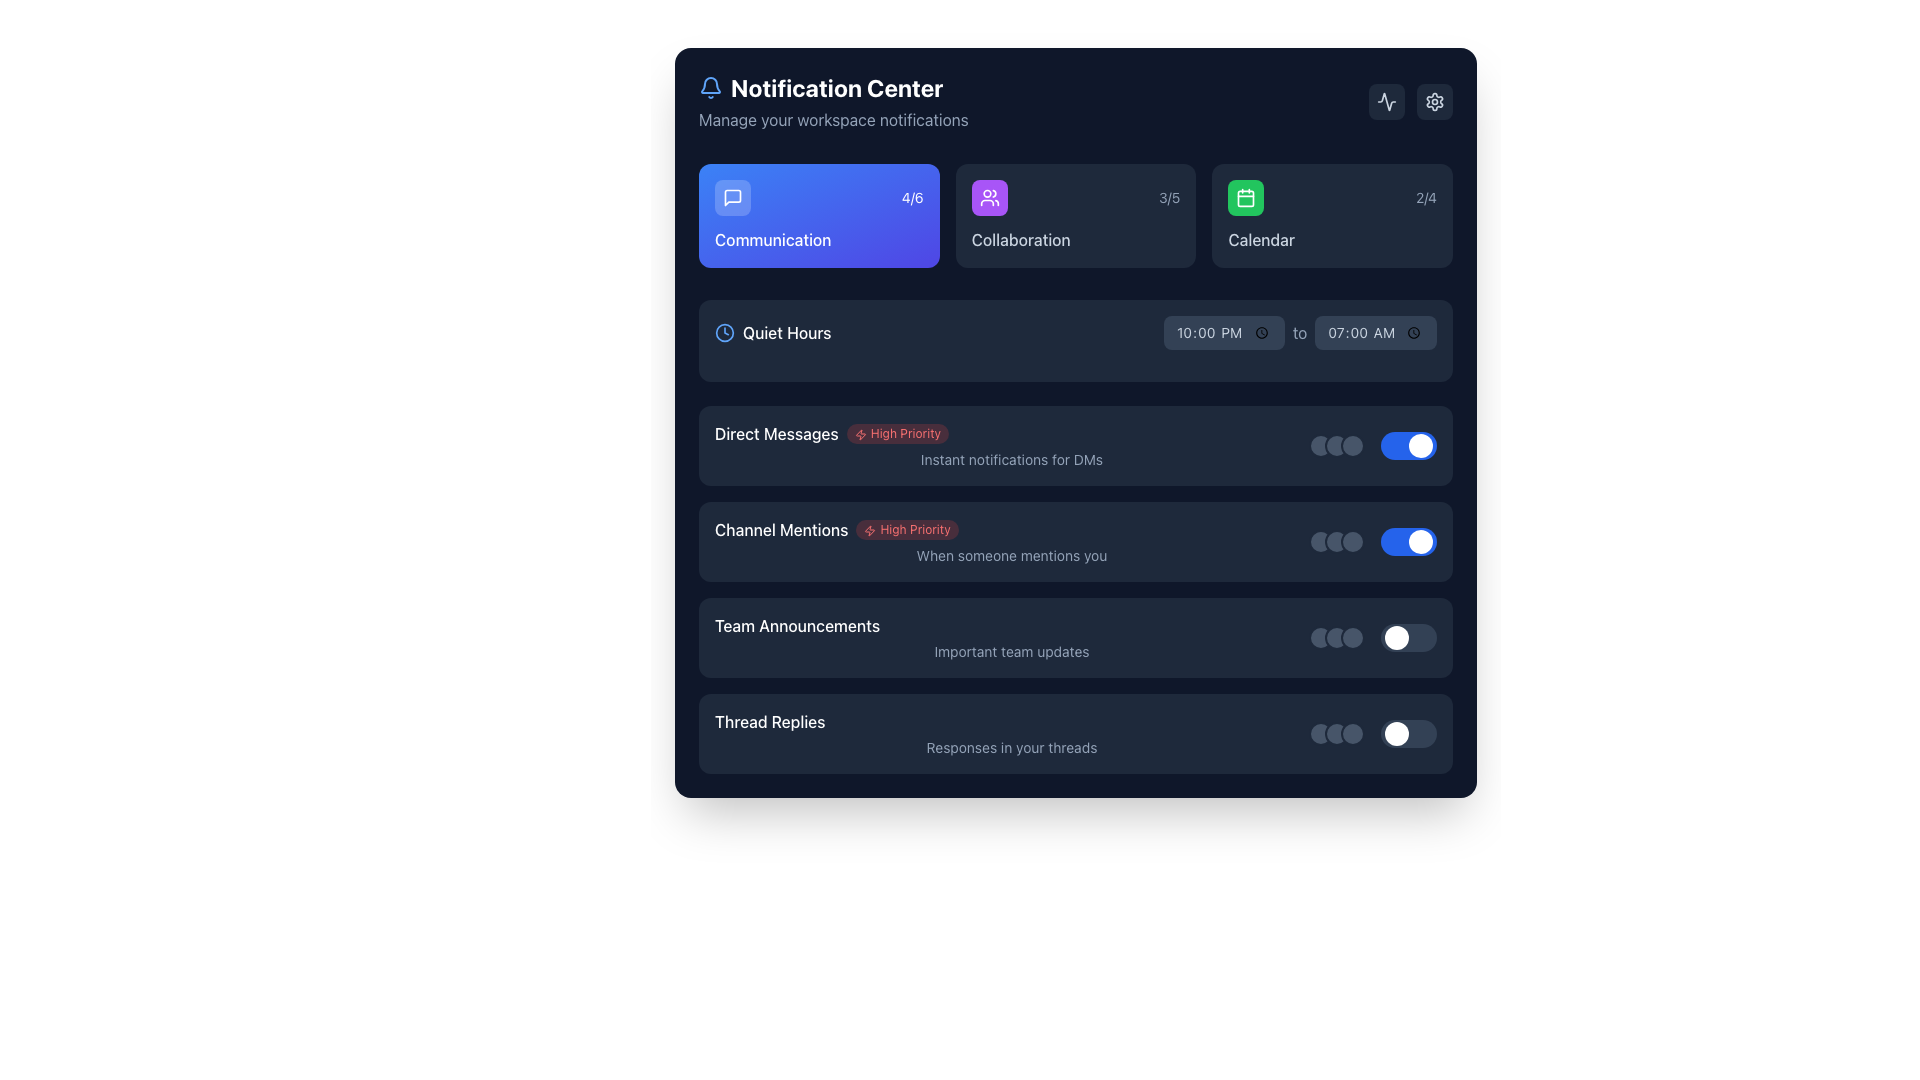 The image size is (1920, 1080). What do you see at coordinates (819, 238) in the screenshot?
I see `the text label that displays the word 'Communication' in a white bold font against a gradient blue background, which is located within a card in the top section of the page, directly below the '4/6' statistic` at bounding box center [819, 238].